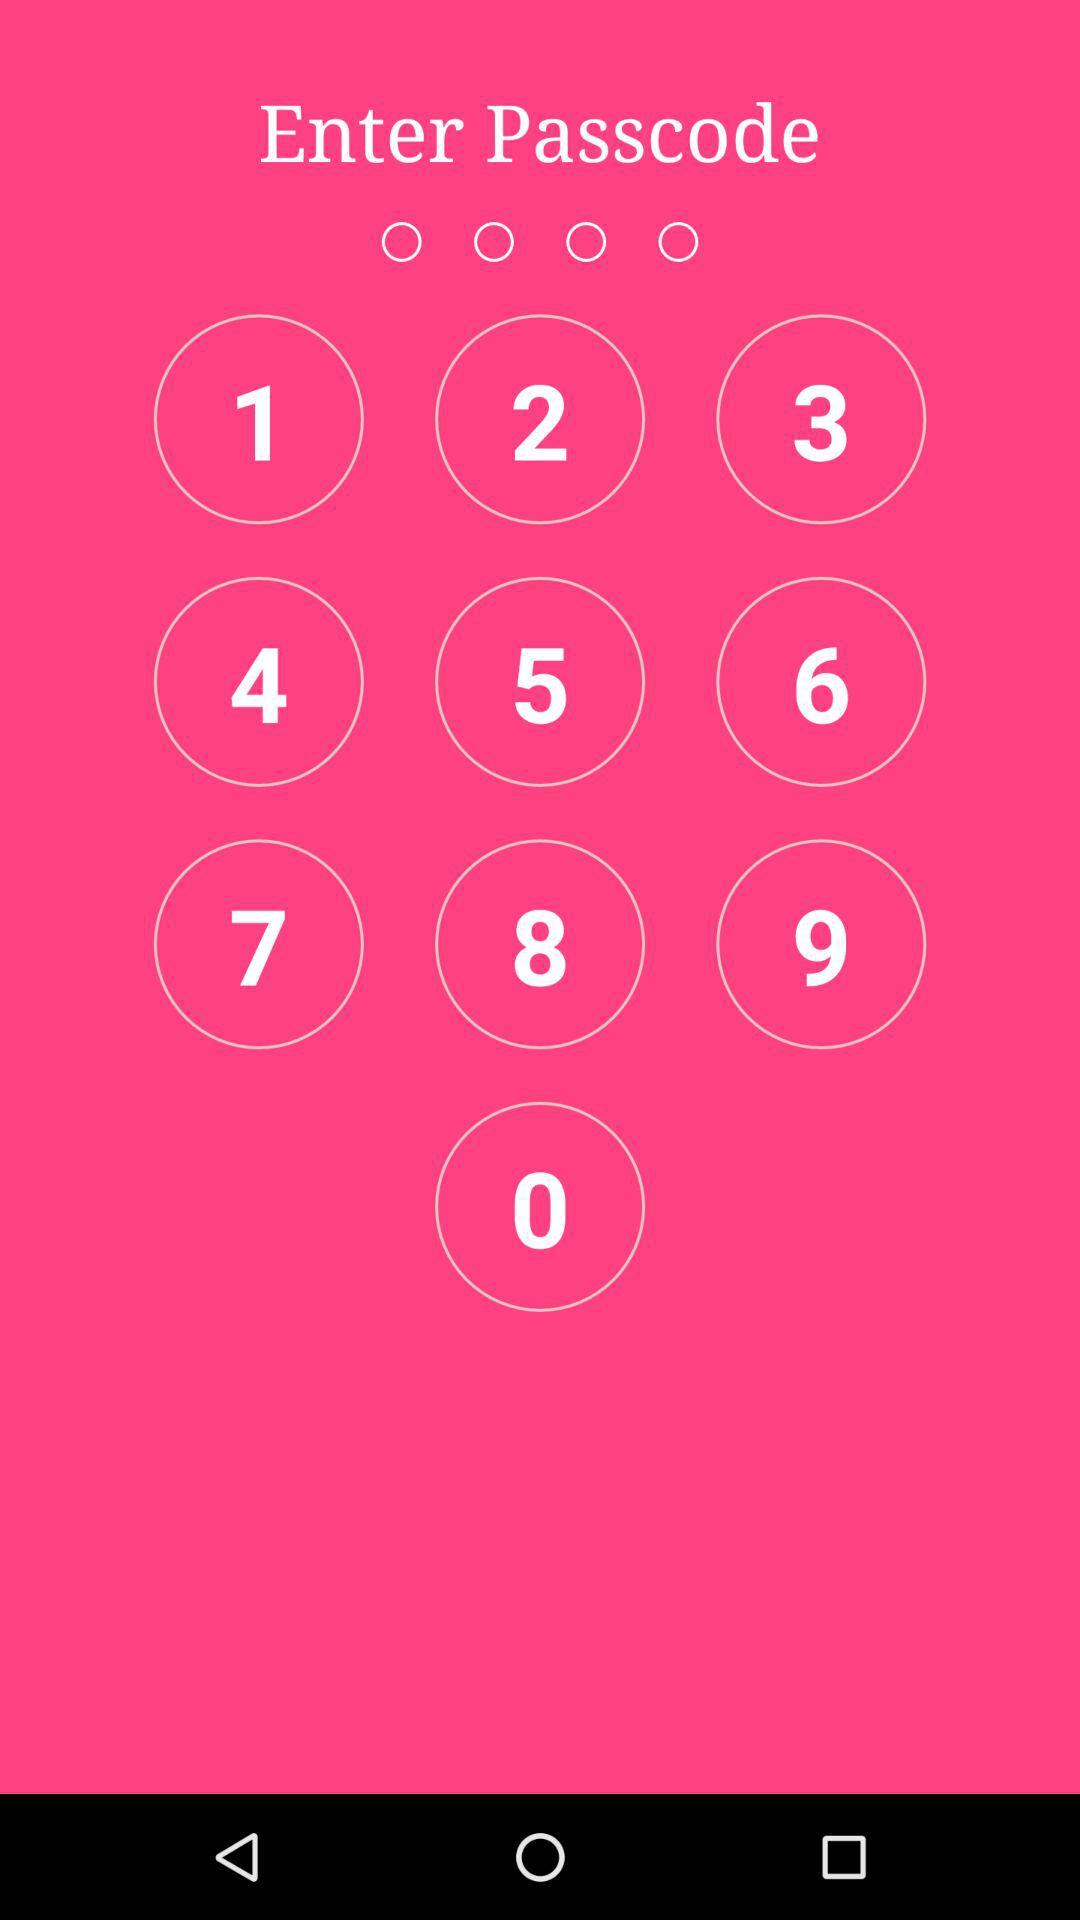 Image resolution: width=1080 pixels, height=1920 pixels. What do you see at coordinates (540, 943) in the screenshot?
I see `the number 8` at bounding box center [540, 943].